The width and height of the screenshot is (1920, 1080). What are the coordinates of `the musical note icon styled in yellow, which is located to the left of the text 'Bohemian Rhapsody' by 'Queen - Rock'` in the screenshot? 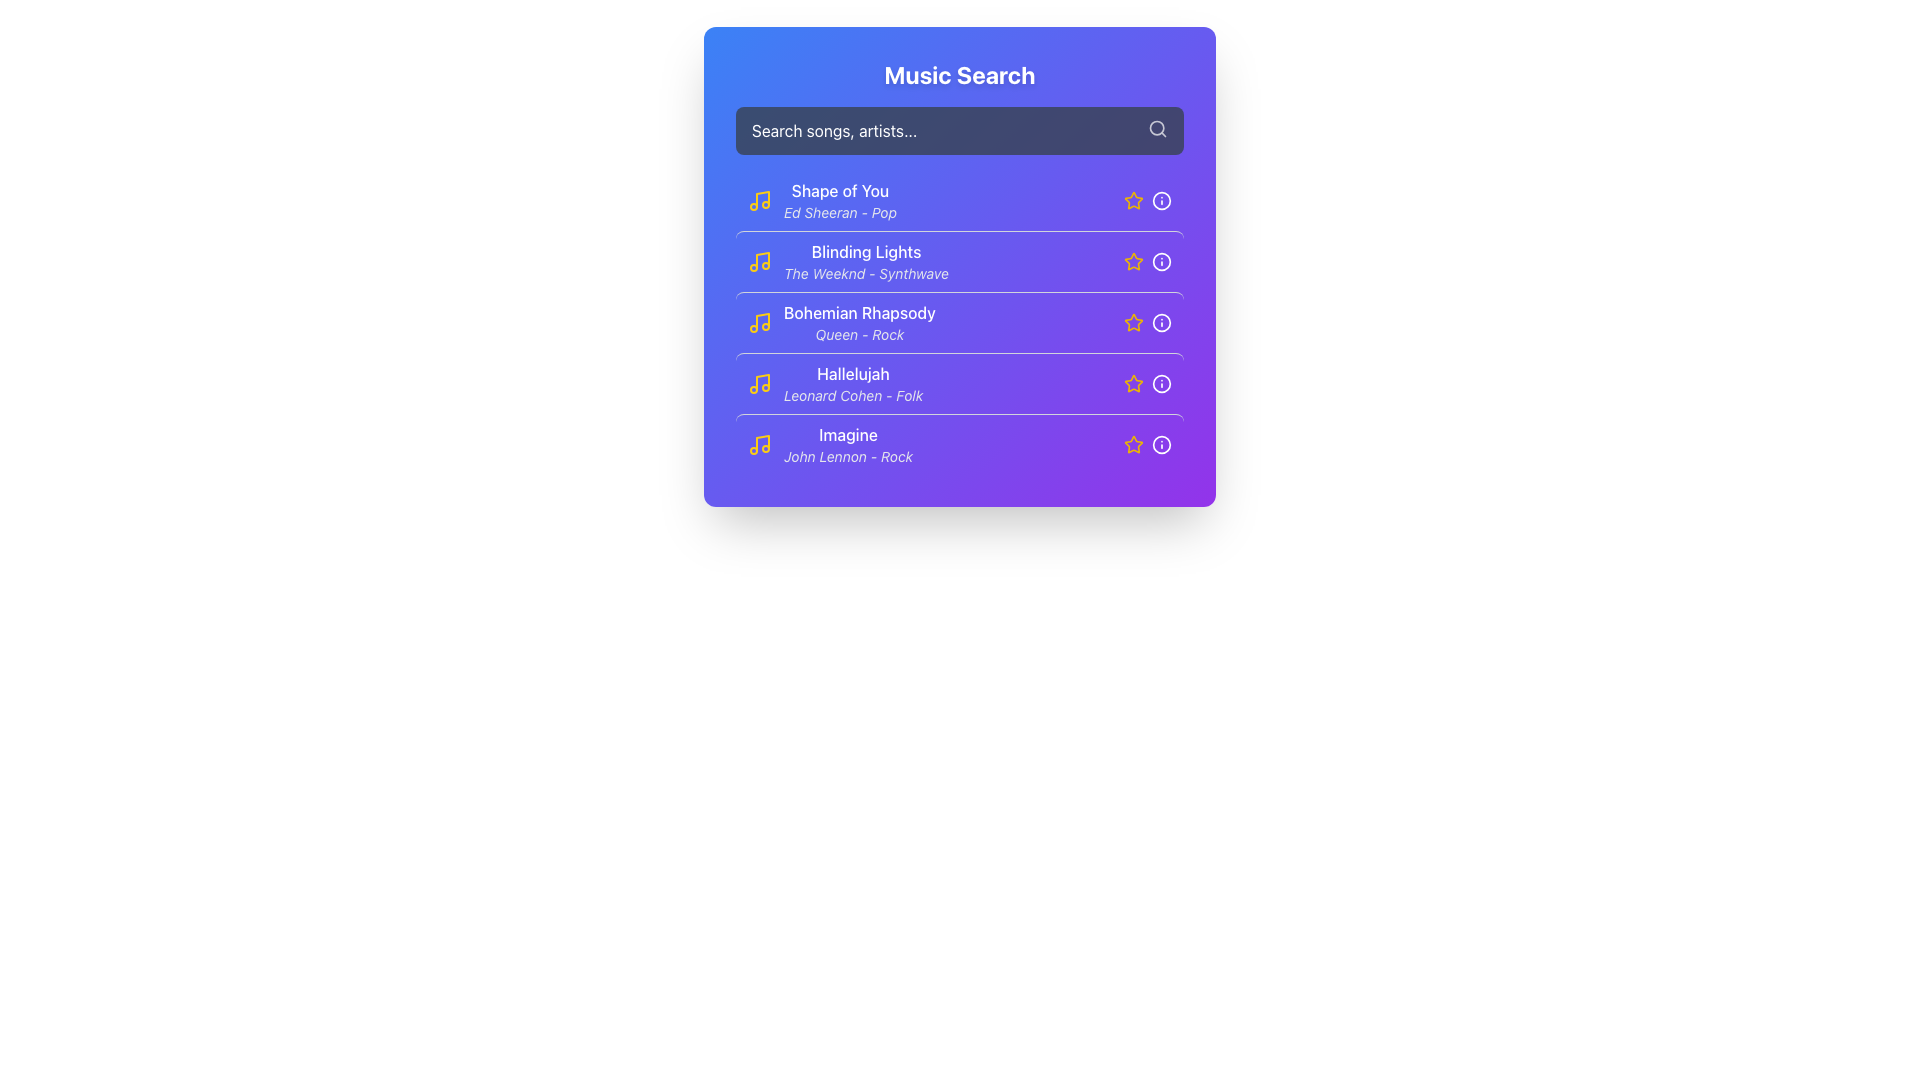 It's located at (758, 322).